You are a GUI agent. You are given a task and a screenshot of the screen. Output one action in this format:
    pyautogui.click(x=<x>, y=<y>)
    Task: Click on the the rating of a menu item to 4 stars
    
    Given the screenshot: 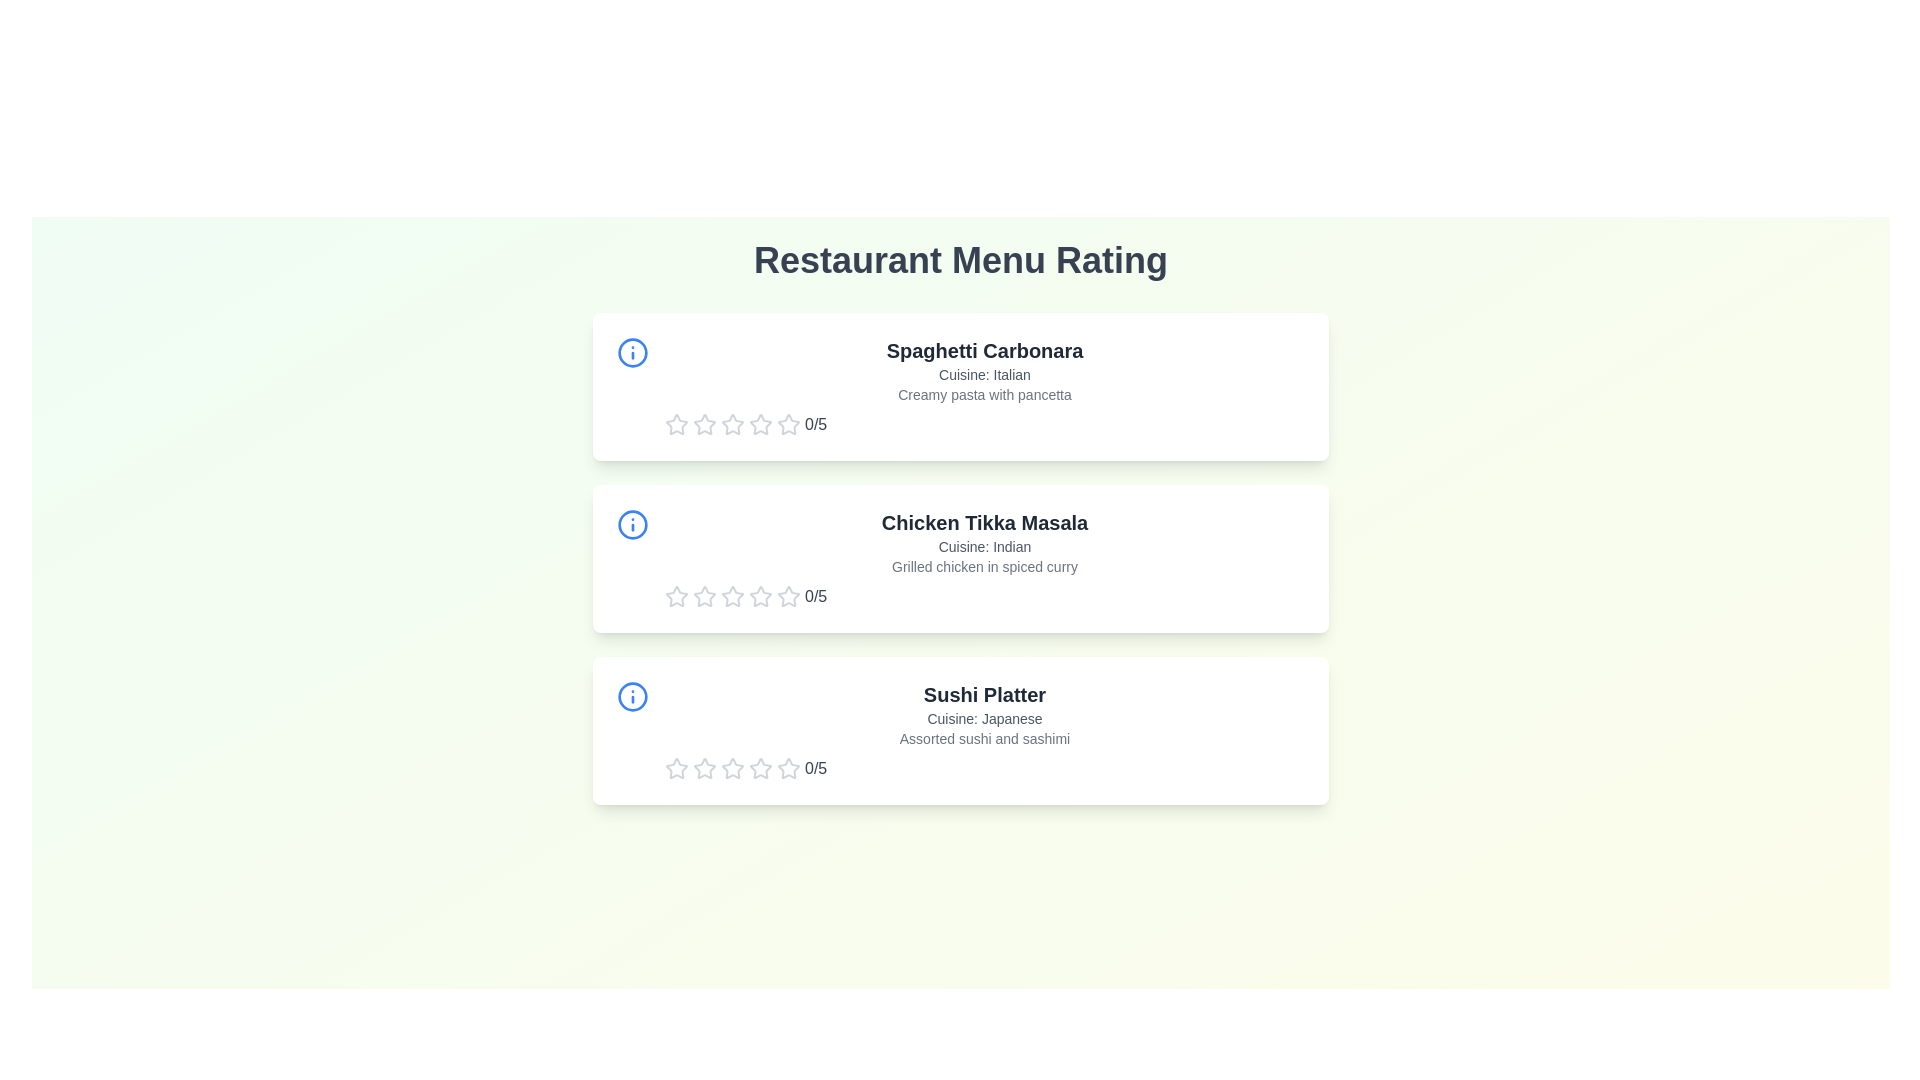 What is the action you would take?
    pyautogui.click(x=760, y=423)
    